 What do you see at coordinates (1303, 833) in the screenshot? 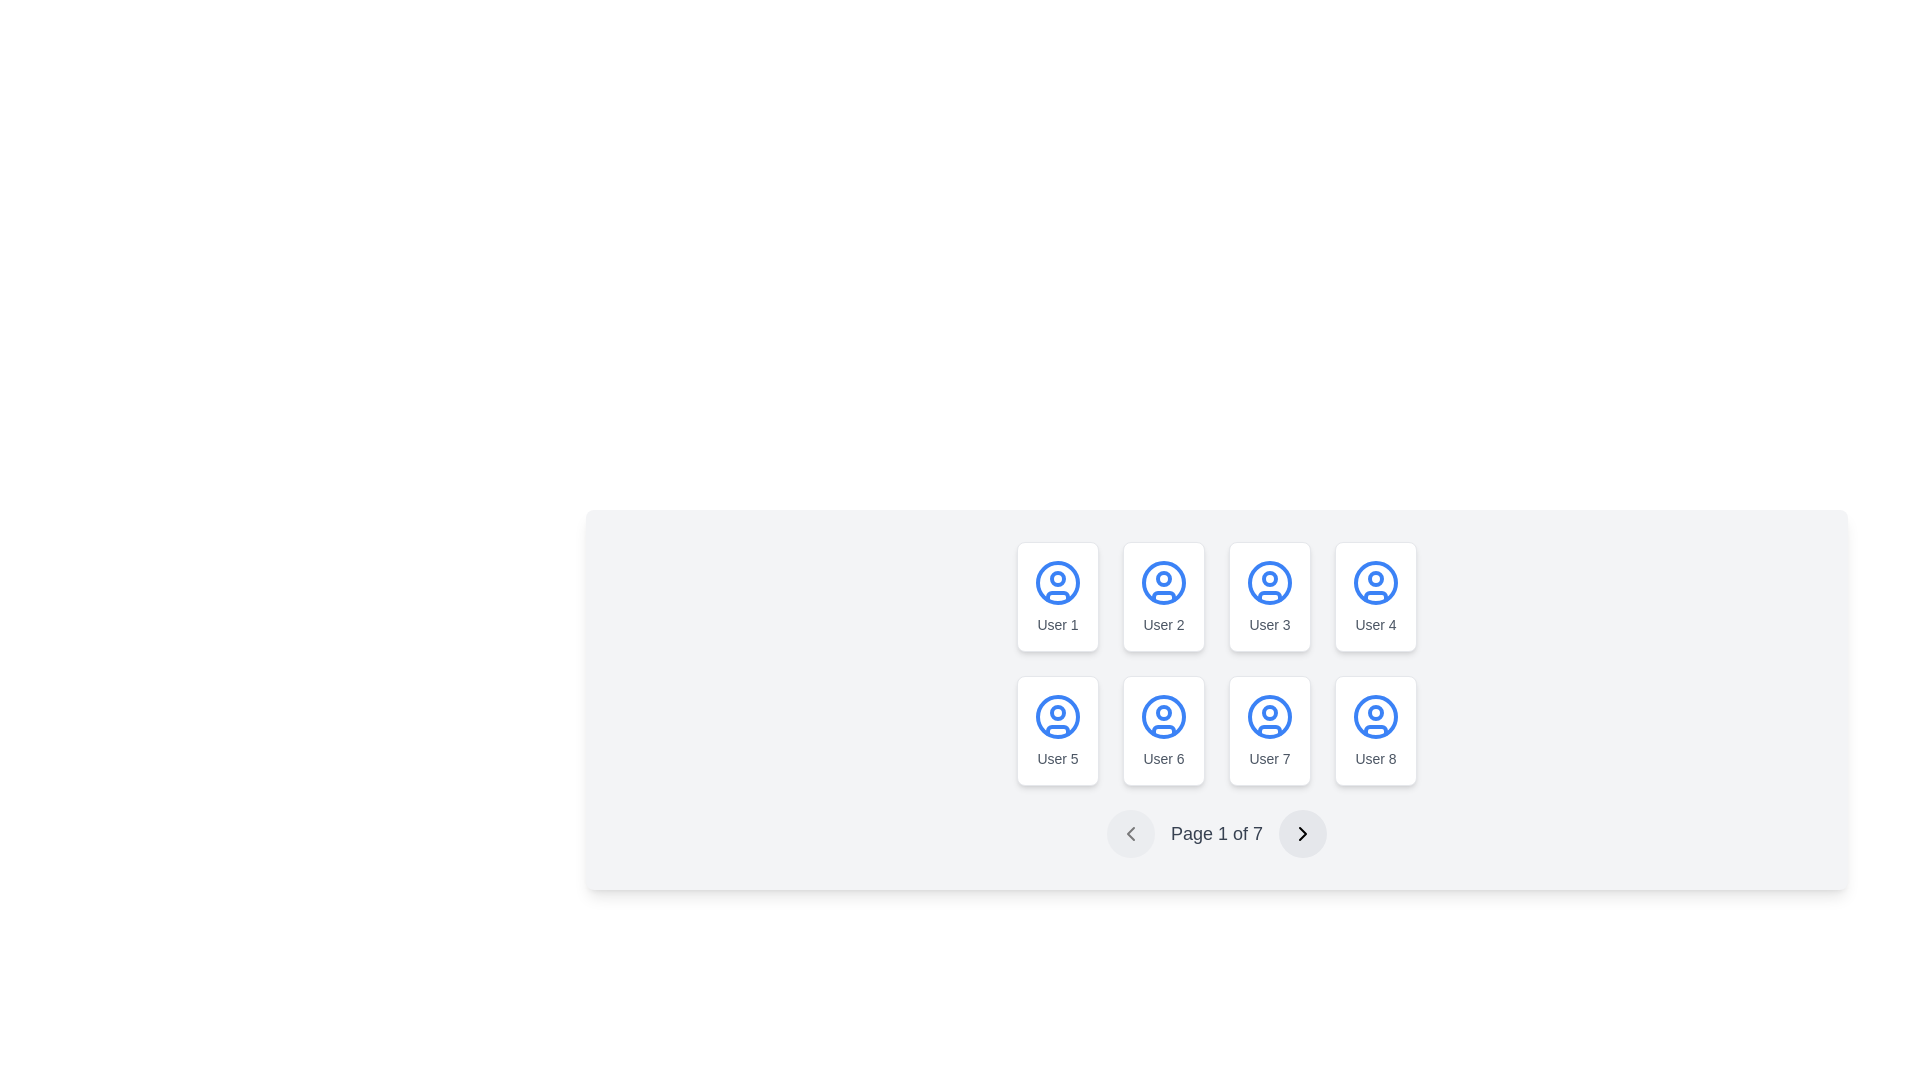
I see `the right-facing chevron icon button, which has a light gray background and is used for 'next page' navigation` at bounding box center [1303, 833].